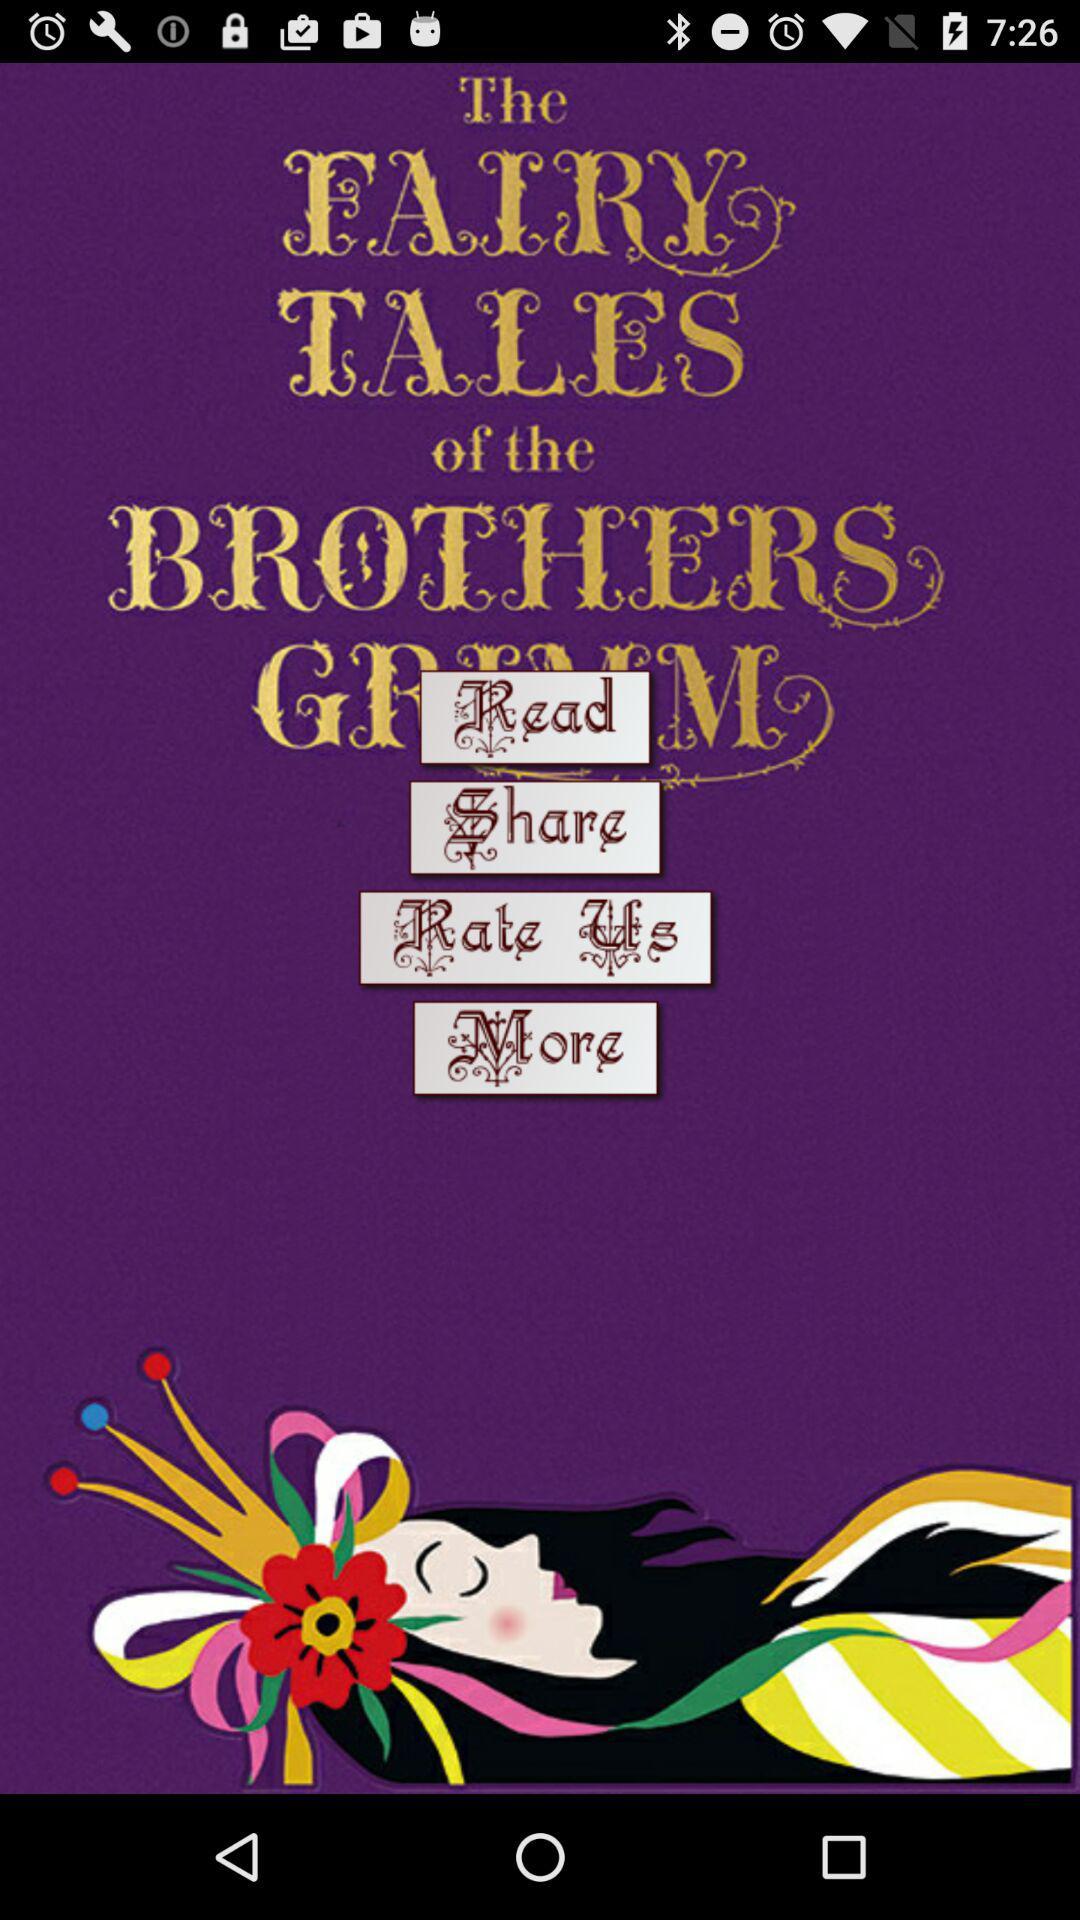 This screenshot has height=1920, width=1080. I want to click on start reading, so click(538, 720).